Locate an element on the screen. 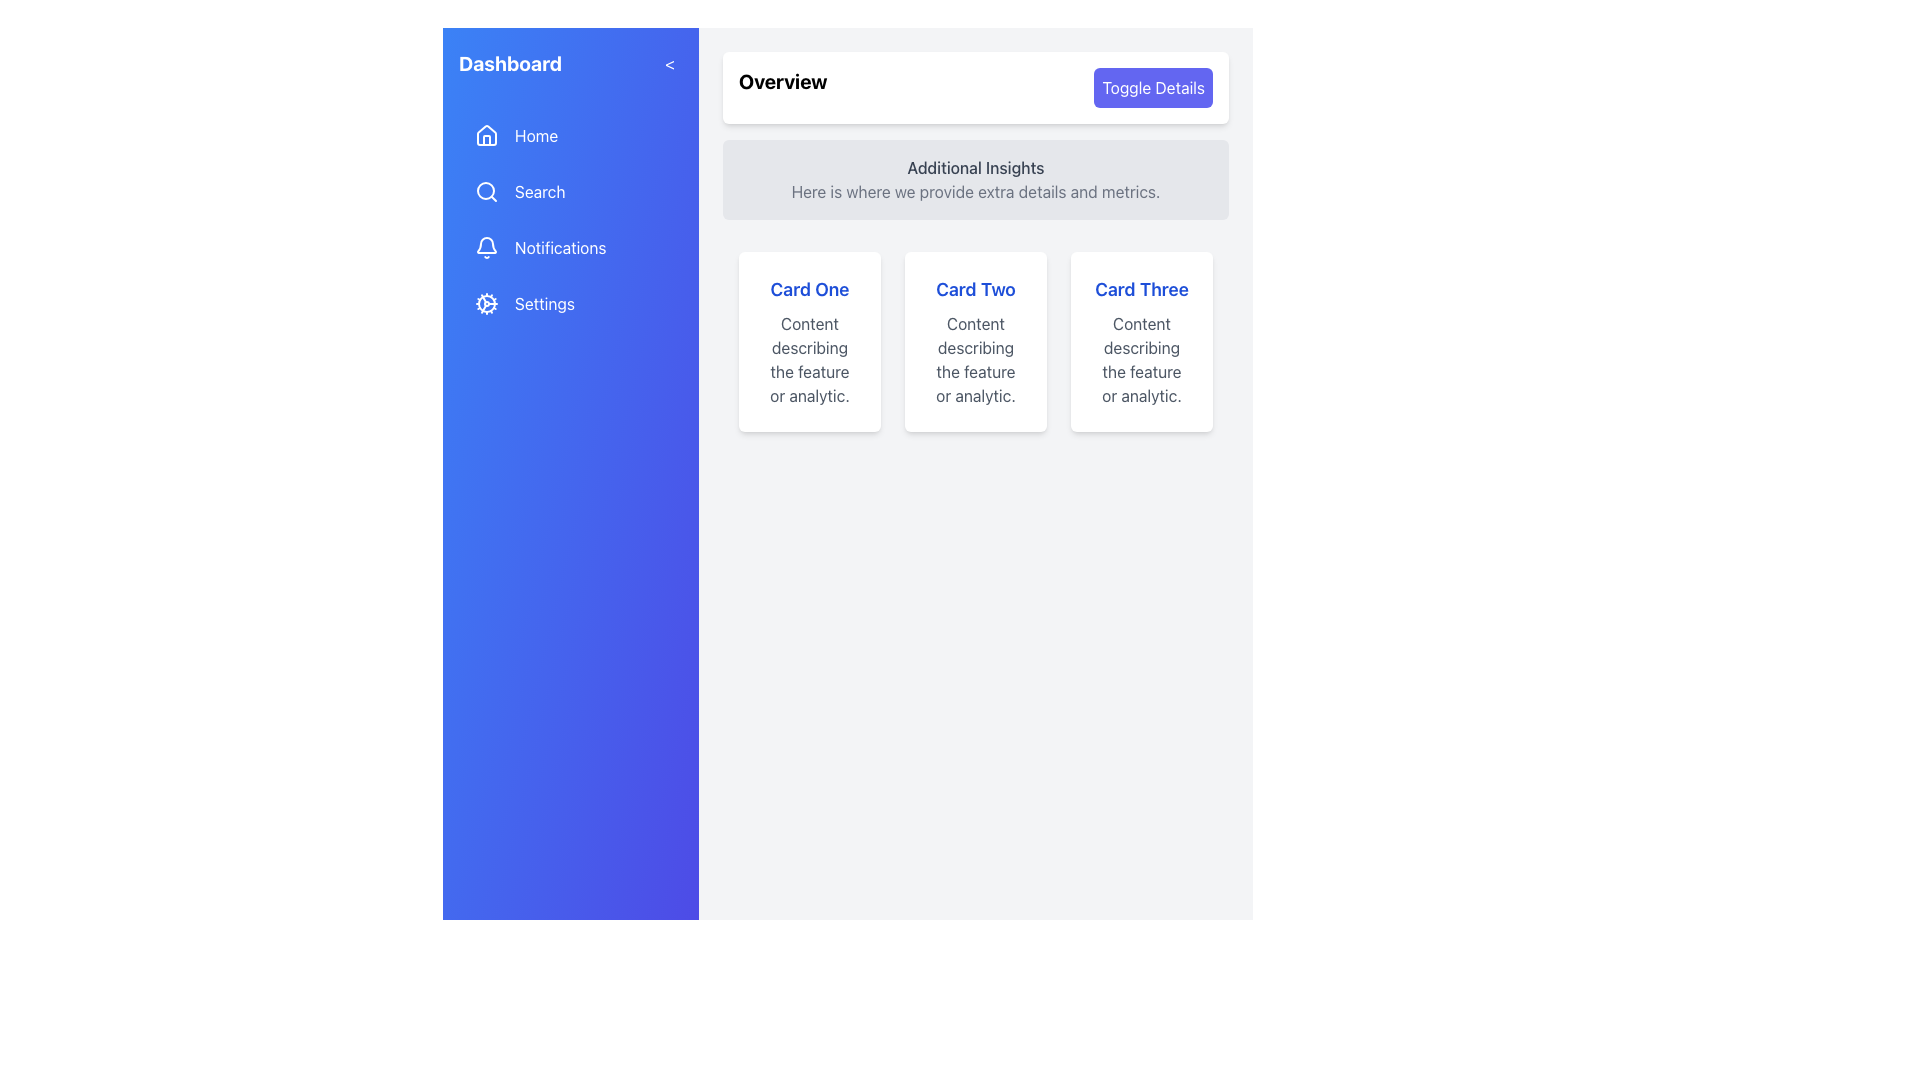 This screenshot has width=1920, height=1080. text displayed on the 'Home' label, which is the first text element in the navigation sidebar next to a house-shaped icon is located at coordinates (536, 135).